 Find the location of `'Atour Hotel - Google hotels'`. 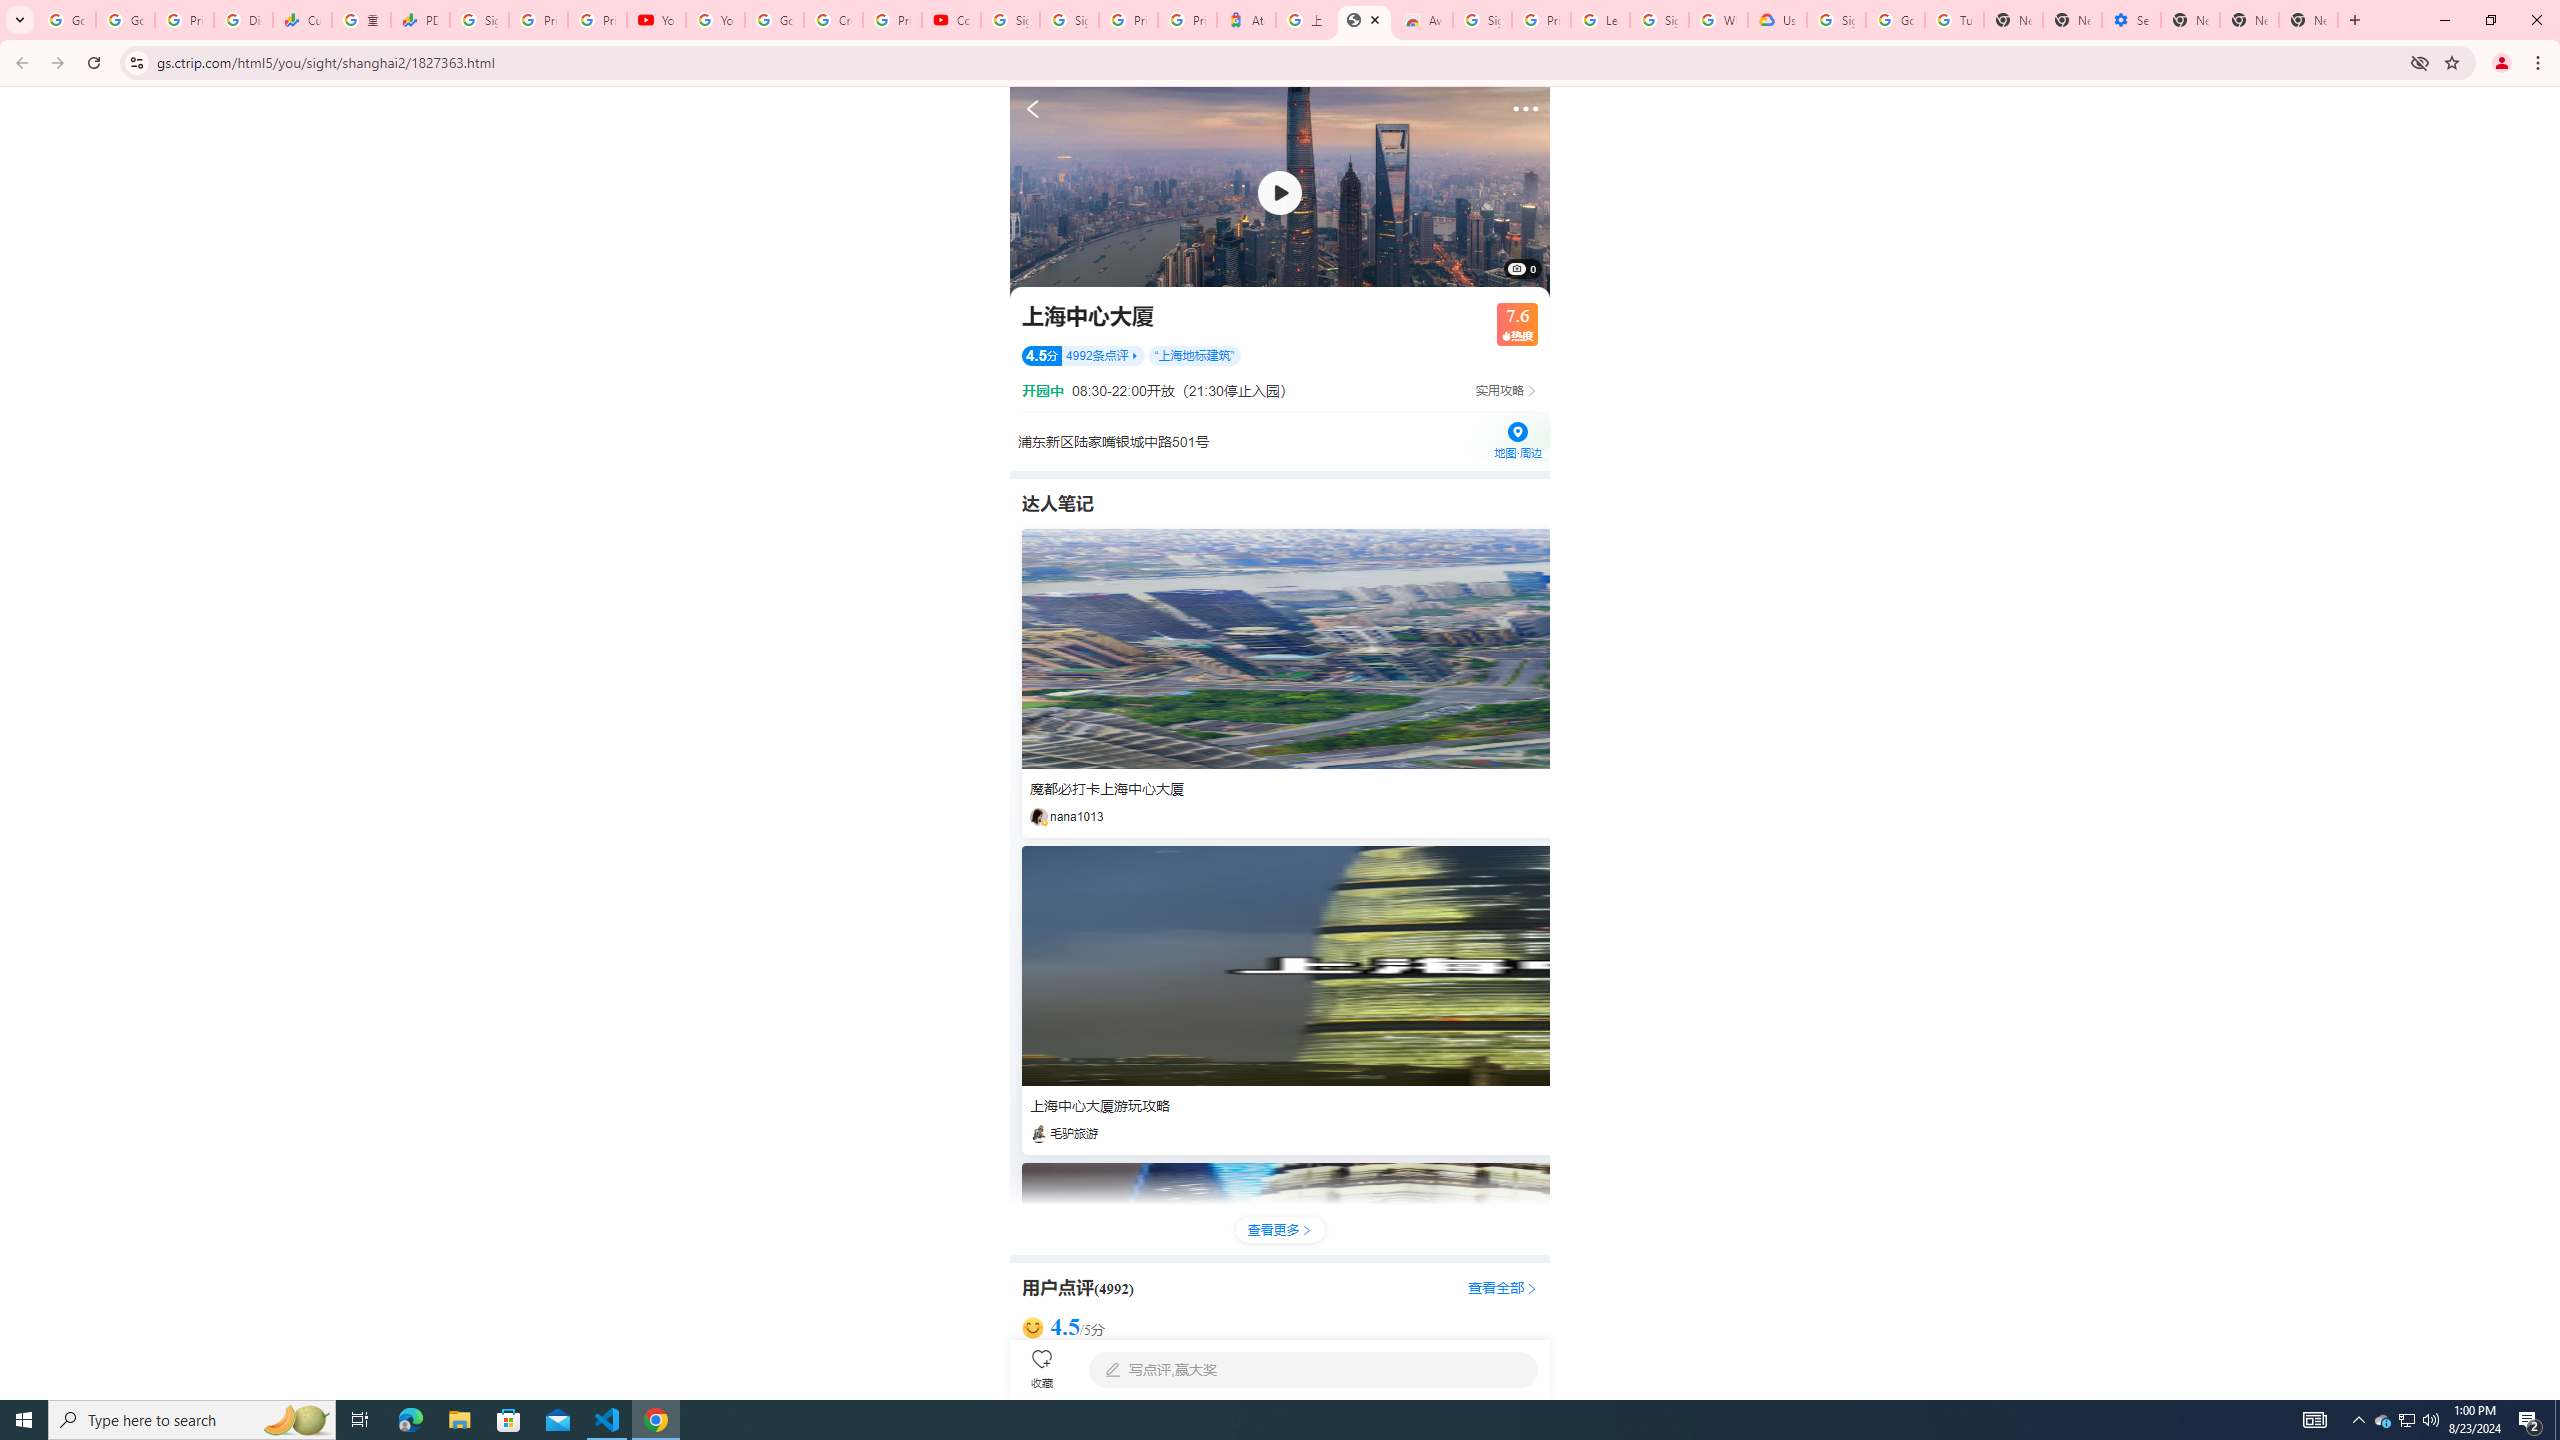

'Atour Hotel - Google hotels' is located at coordinates (1246, 19).